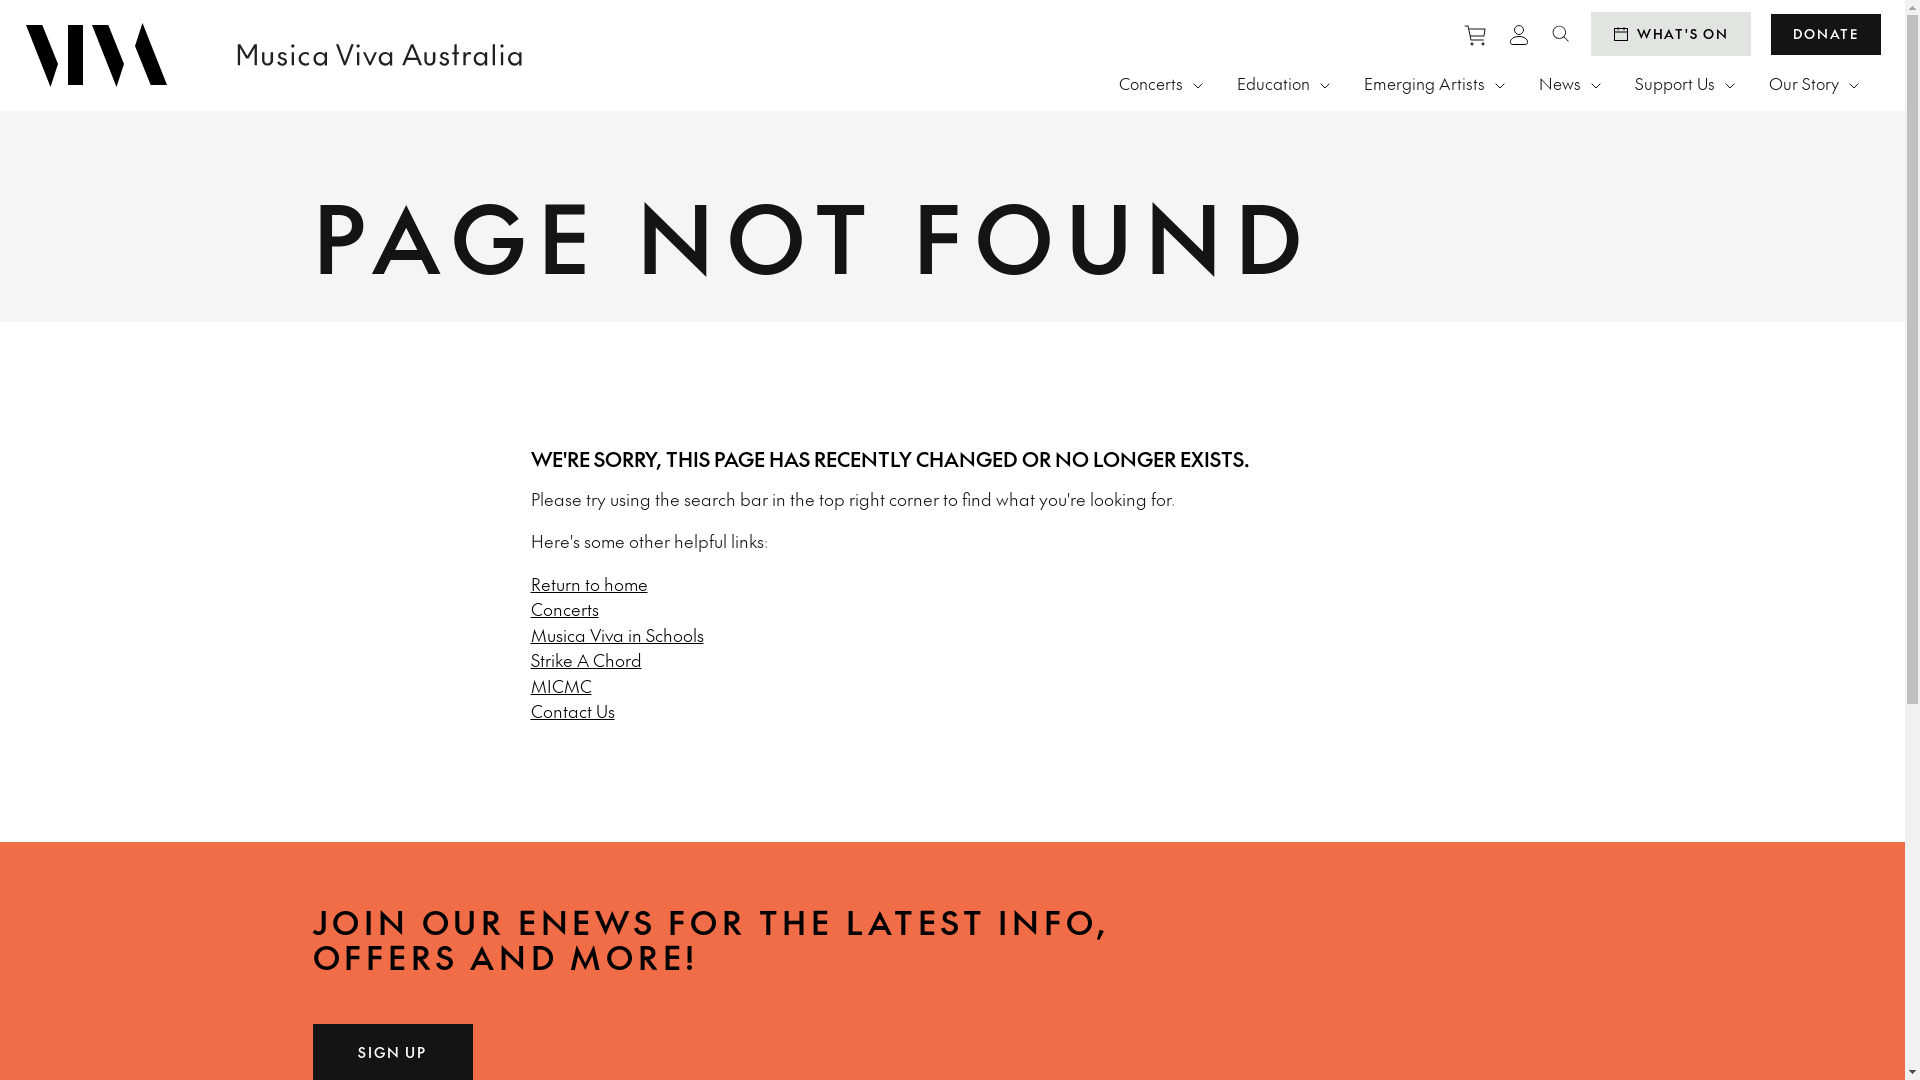 This screenshot has height=1080, width=1920. What do you see at coordinates (1283, 82) in the screenshot?
I see `'Education'` at bounding box center [1283, 82].